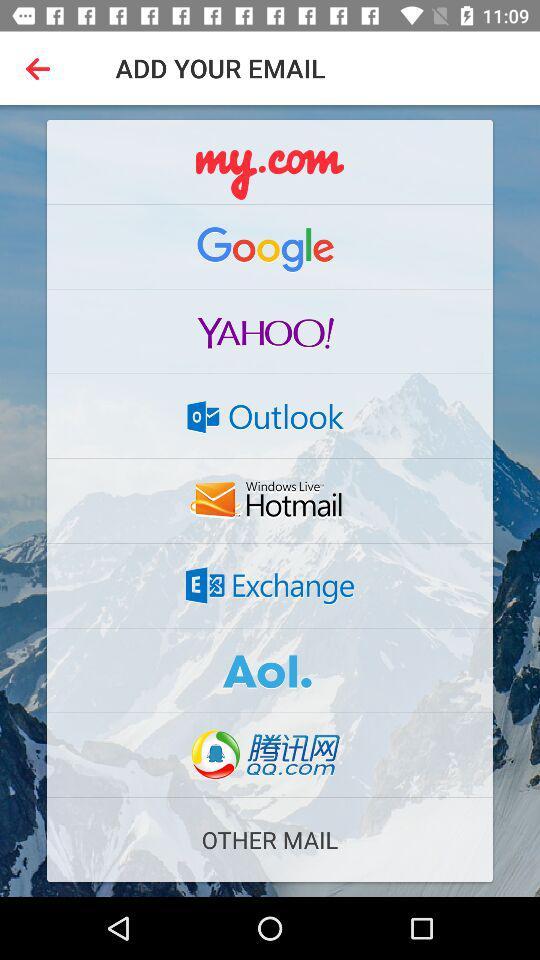 The image size is (540, 960). What do you see at coordinates (270, 331) in the screenshot?
I see `open webpage` at bounding box center [270, 331].